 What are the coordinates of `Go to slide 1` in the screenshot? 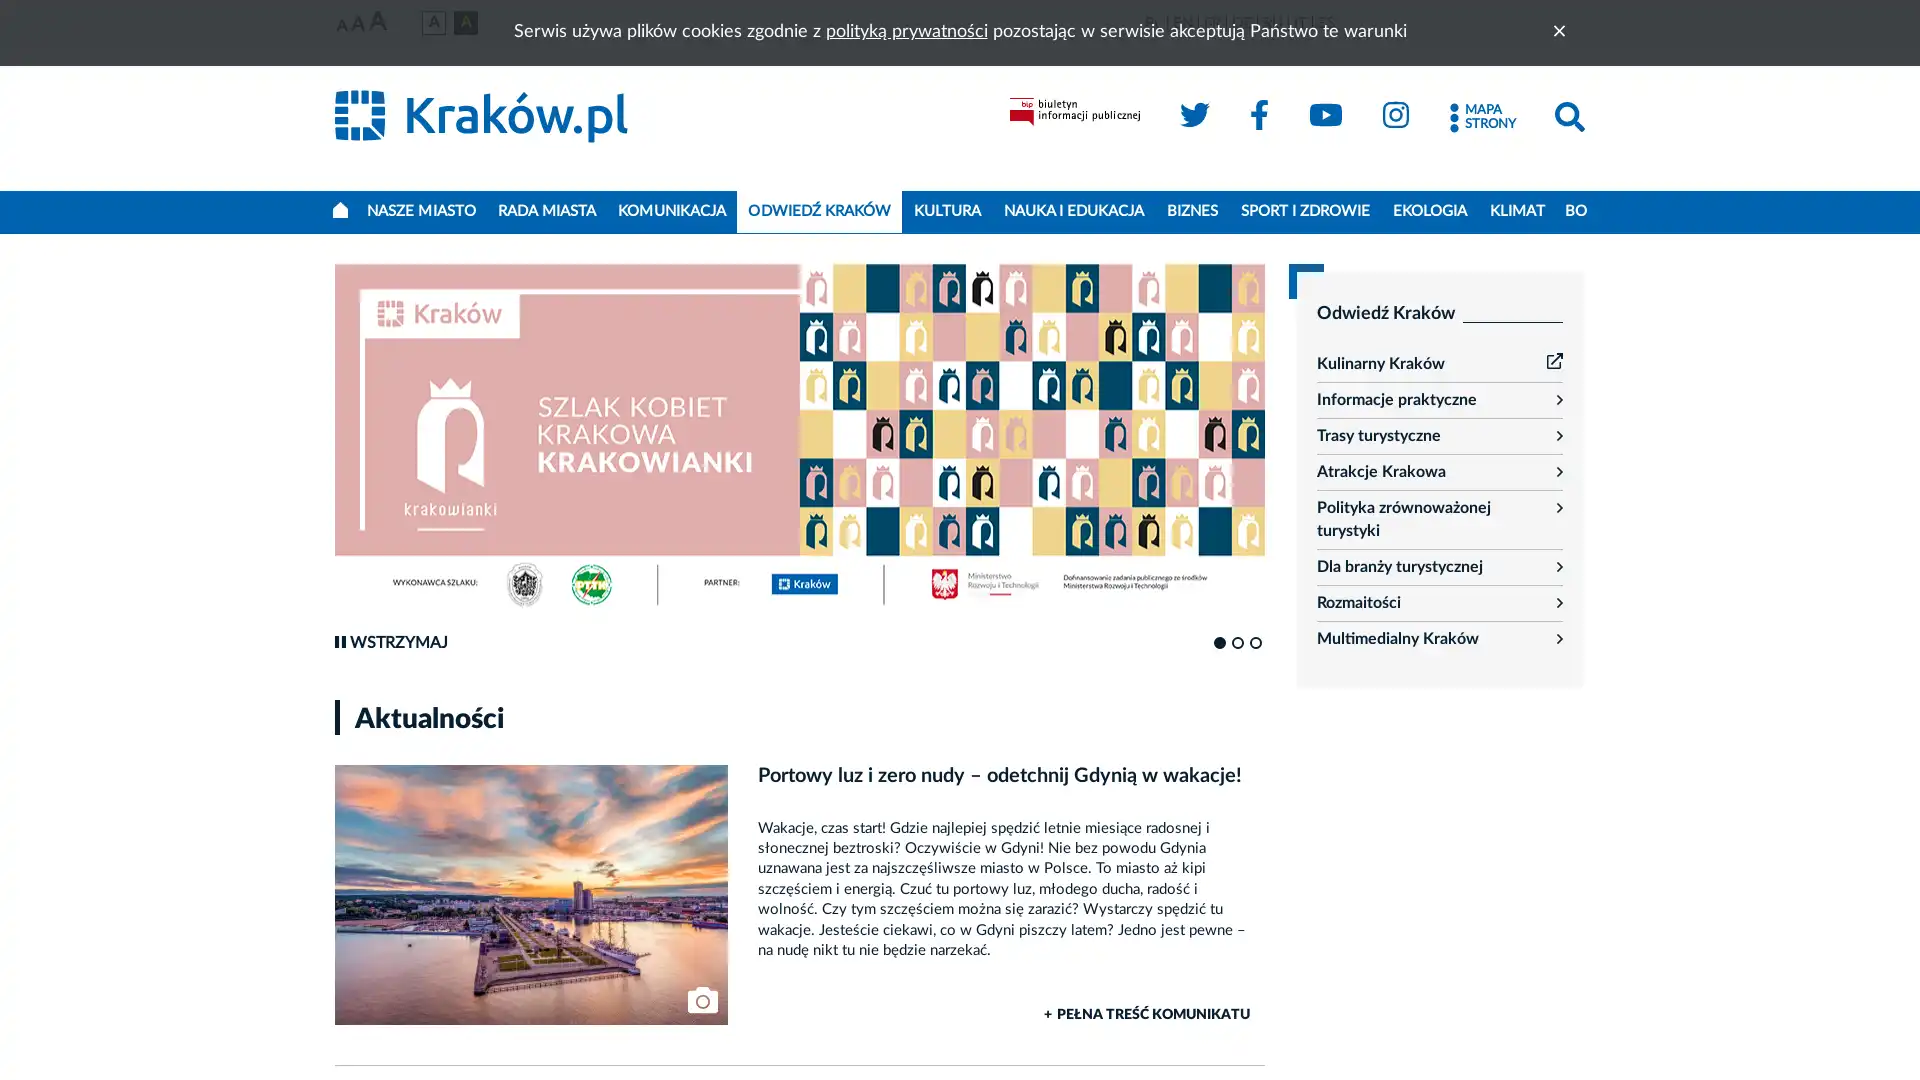 It's located at (1218, 643).